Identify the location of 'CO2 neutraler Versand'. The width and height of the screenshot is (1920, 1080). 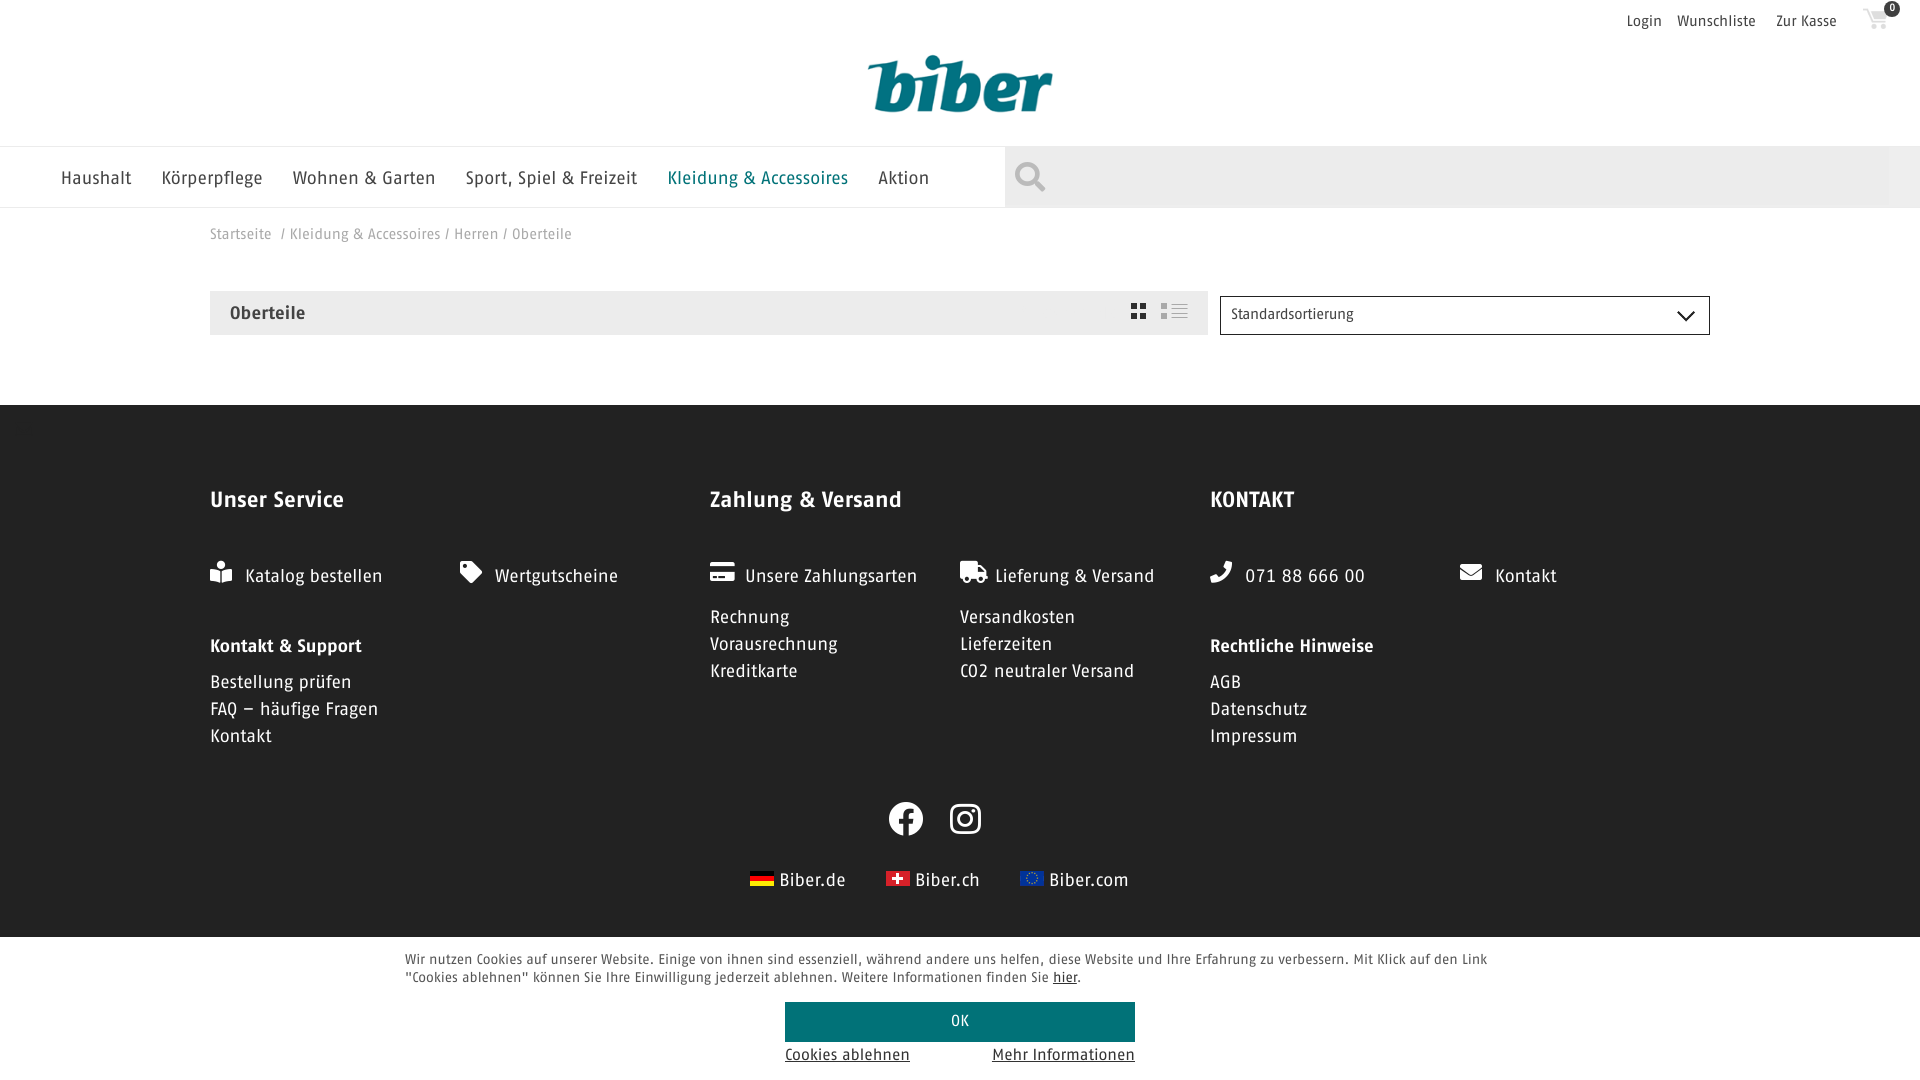
(1045, 671).